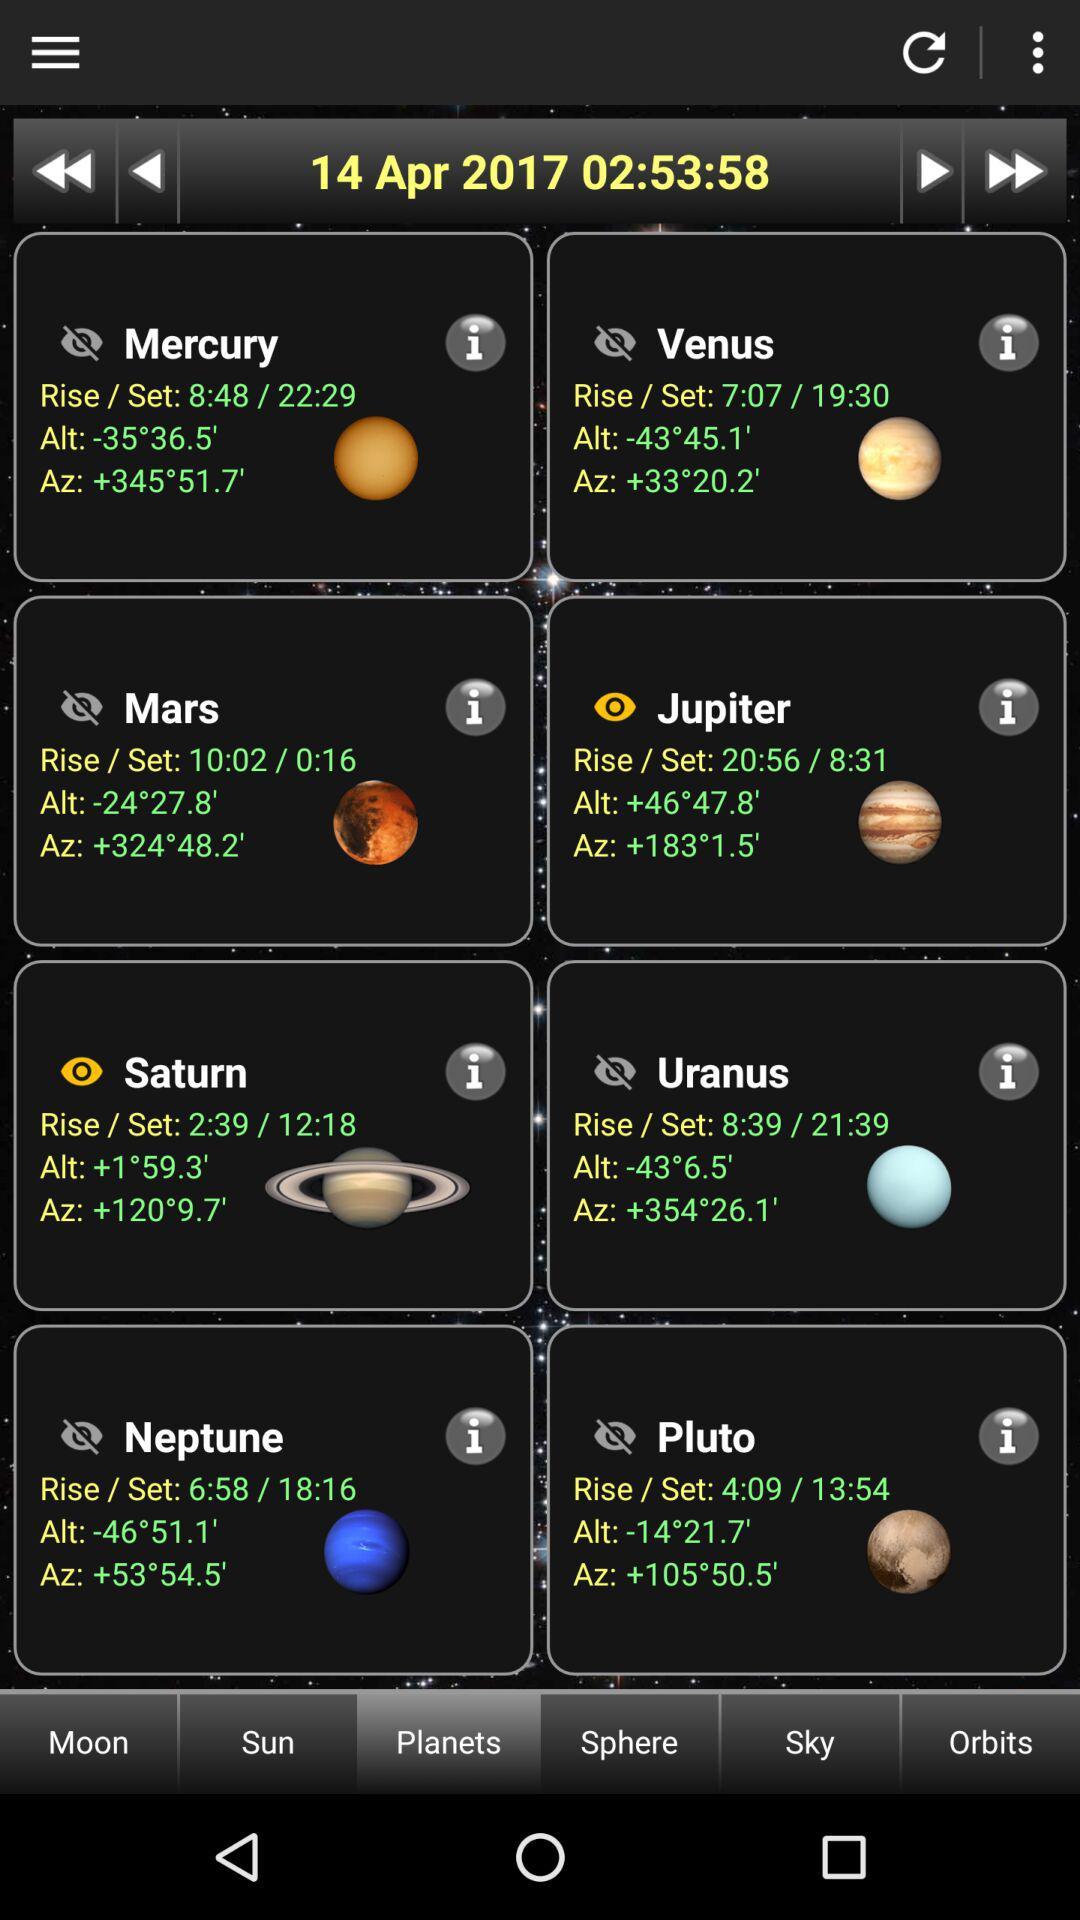  I want to click on information, so click(475, 1070).